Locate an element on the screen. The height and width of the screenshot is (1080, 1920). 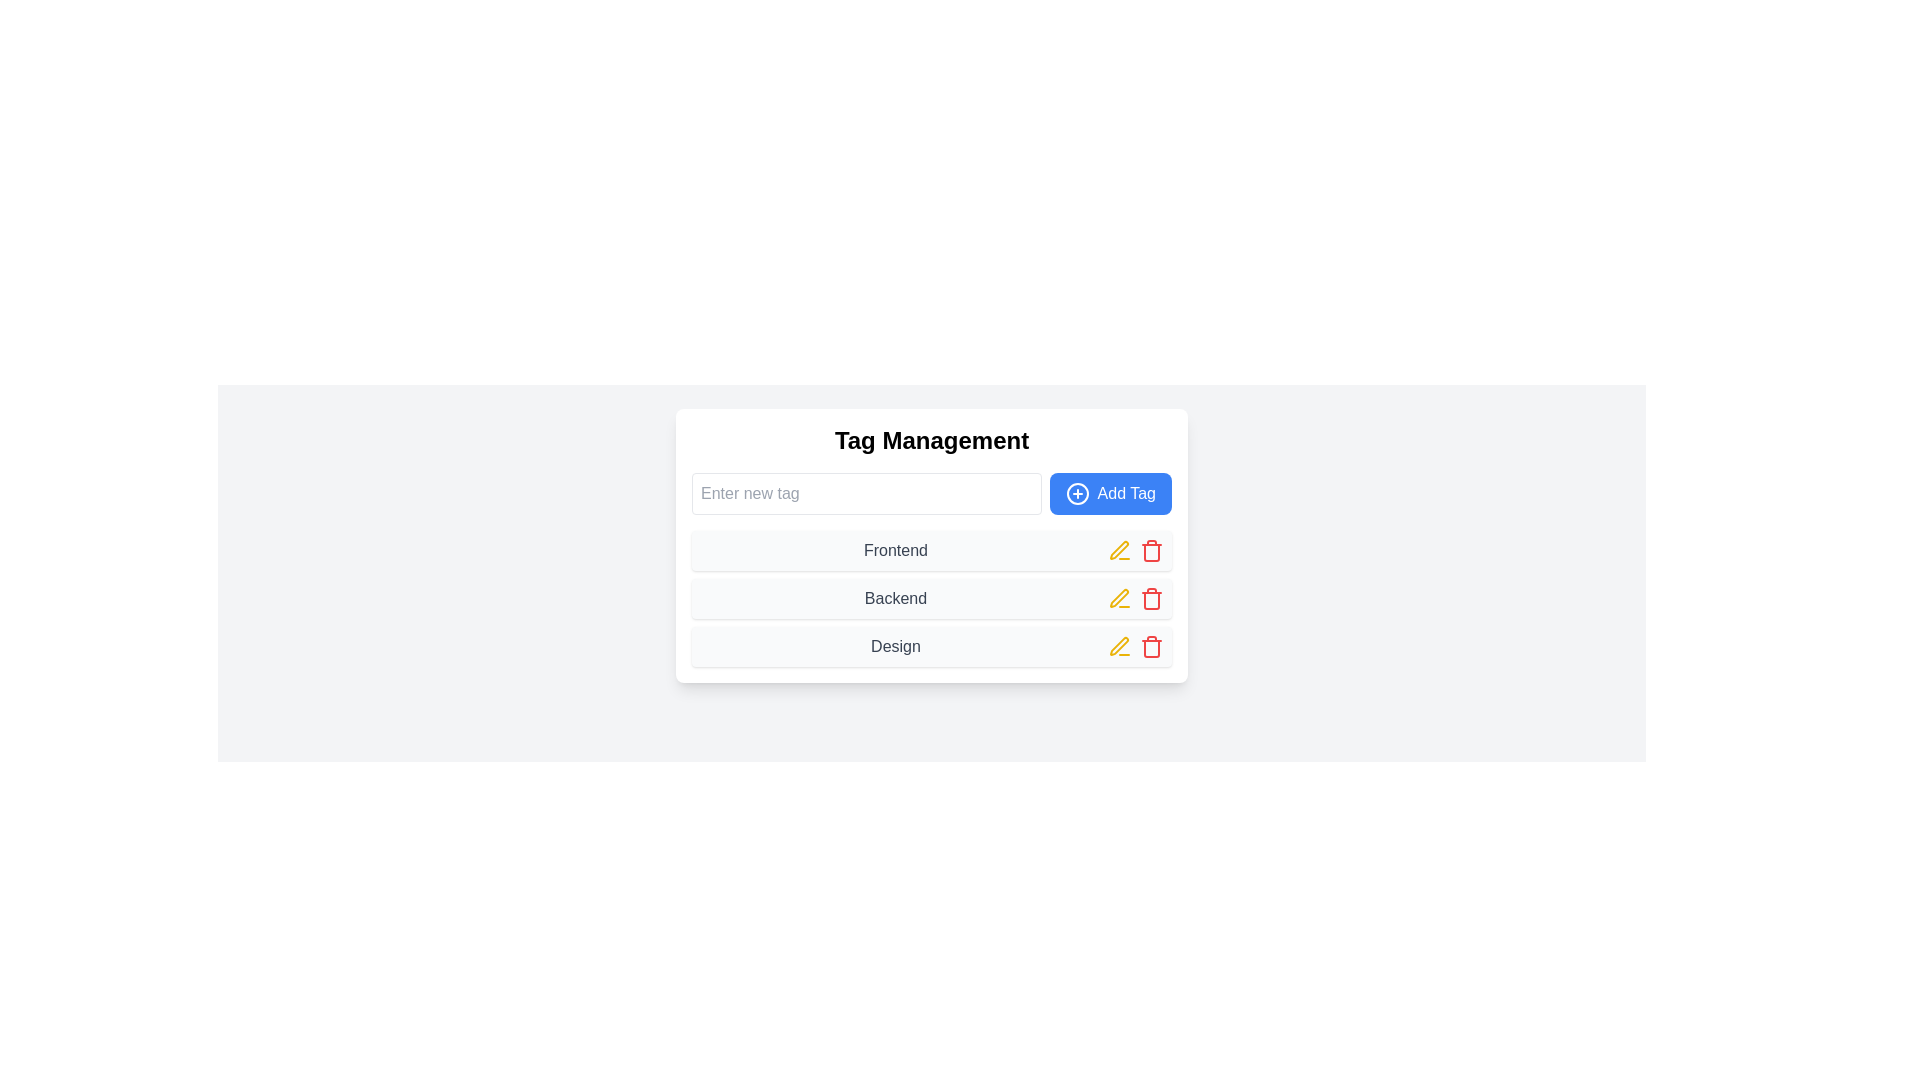
the red trash can icon, which is the rightmost icon in the Tag Management interface is located at coordinates (1152, 551).